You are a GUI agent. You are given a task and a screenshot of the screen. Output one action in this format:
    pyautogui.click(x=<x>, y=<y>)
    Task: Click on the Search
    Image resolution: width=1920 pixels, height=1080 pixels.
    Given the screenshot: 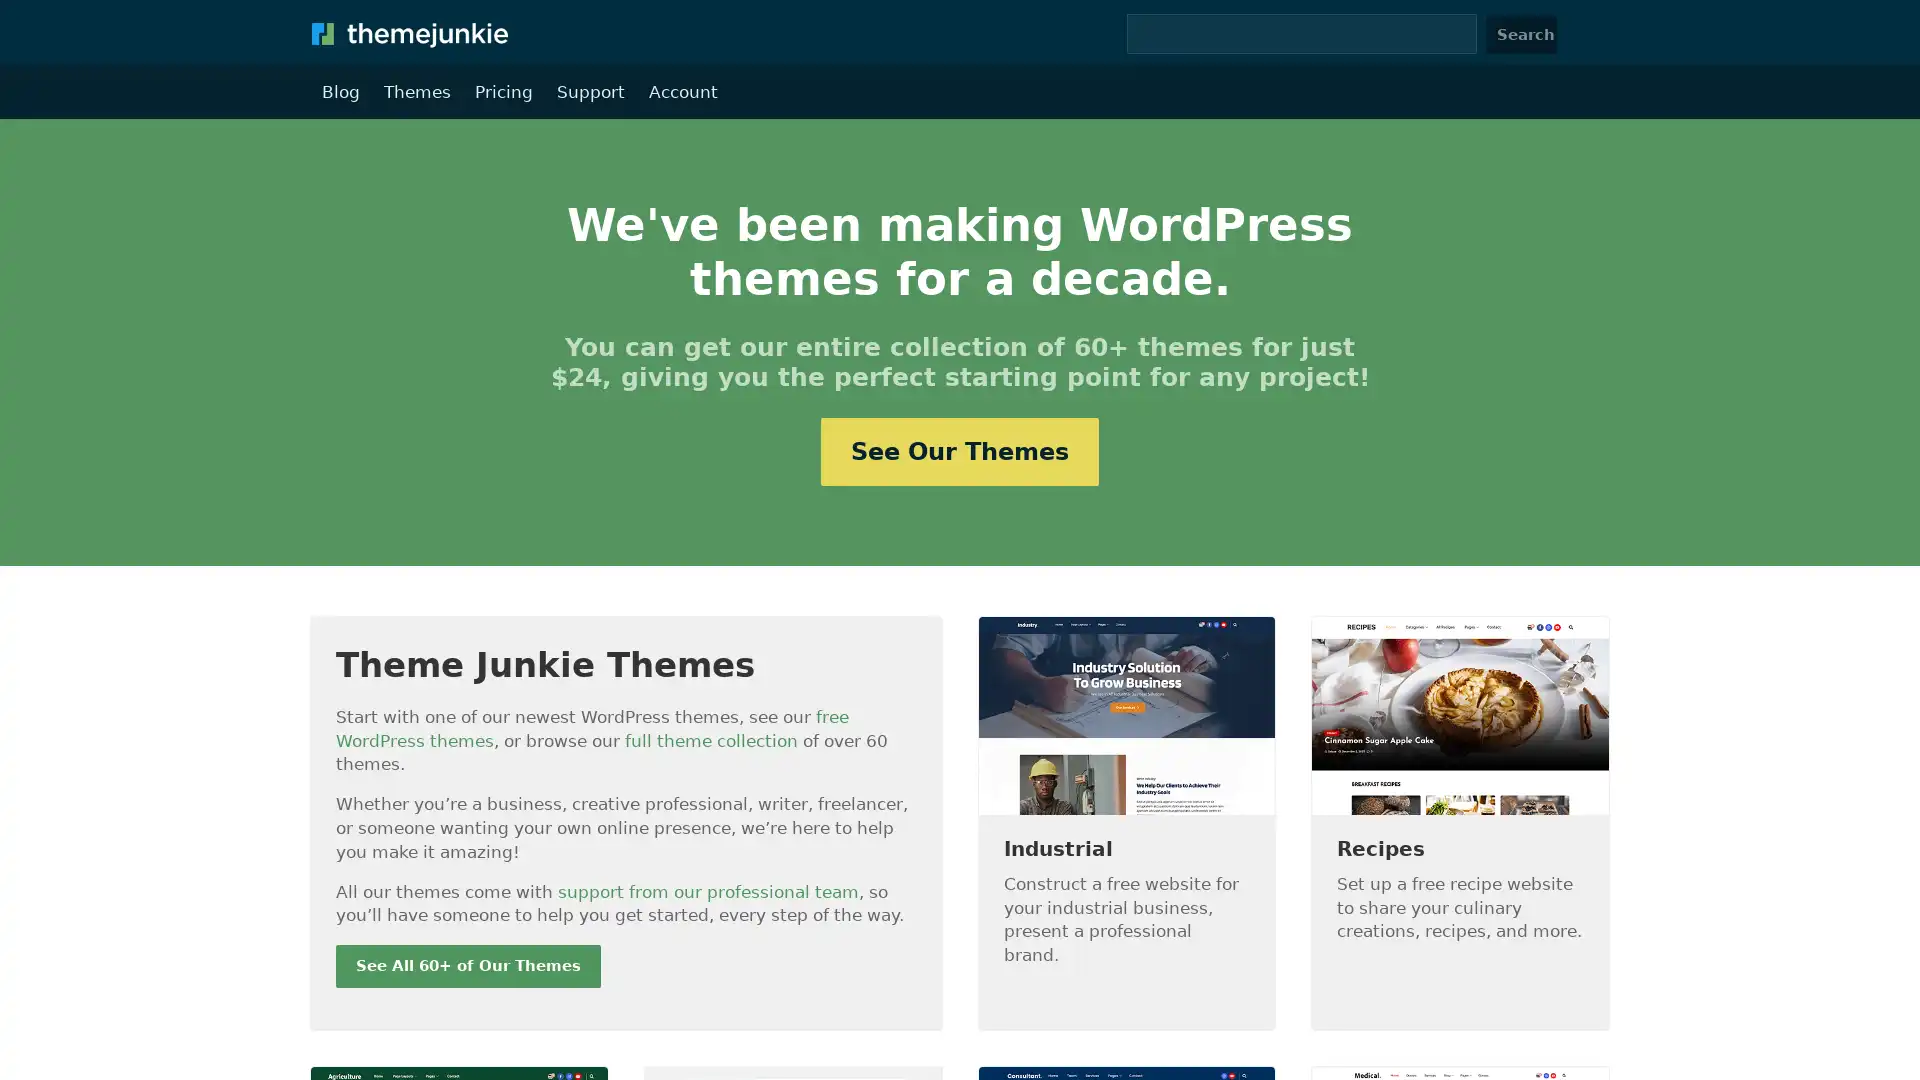 What is the action you would take?
    pyautogui.click(x=1520, y=34)
    